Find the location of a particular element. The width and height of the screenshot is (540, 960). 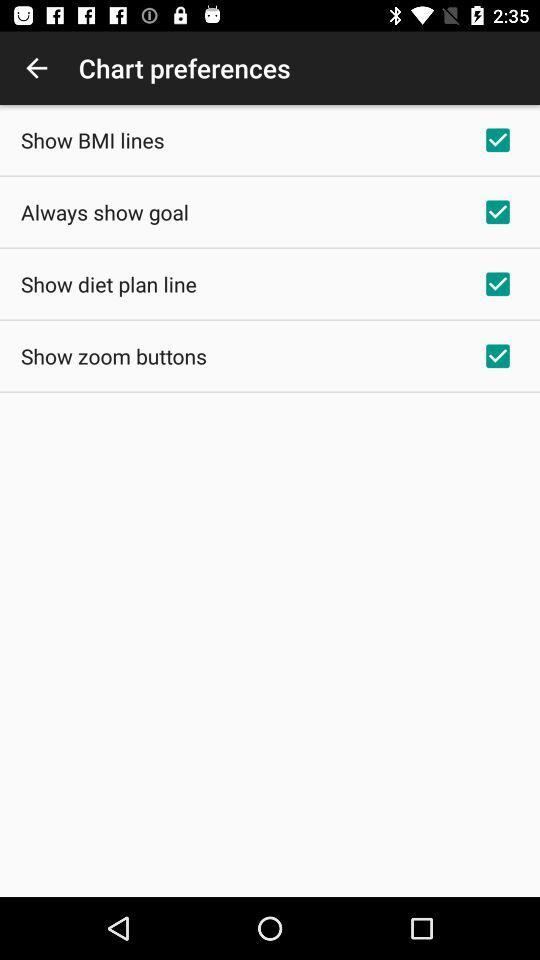

the show diet plan is located at coordinates (108, 283).